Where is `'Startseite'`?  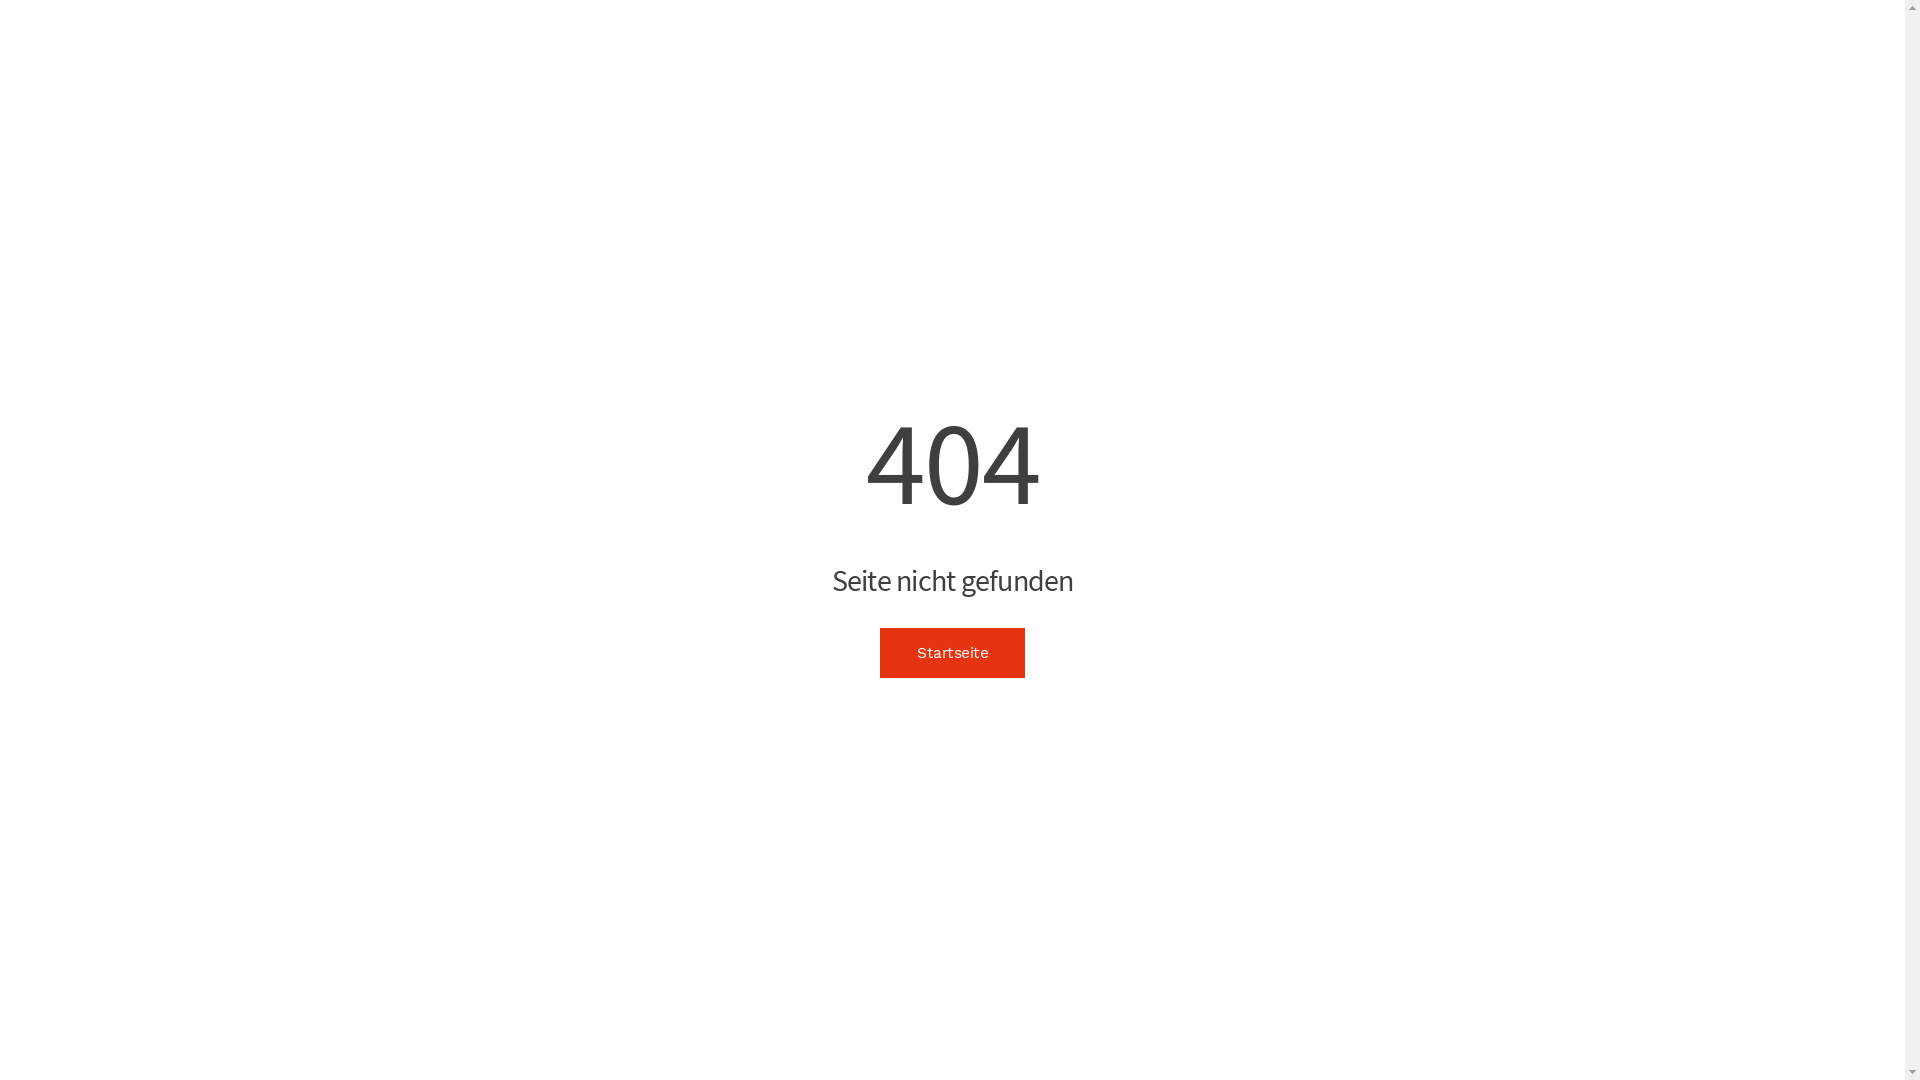
'Startseite' is located at coordinates (879, 652).